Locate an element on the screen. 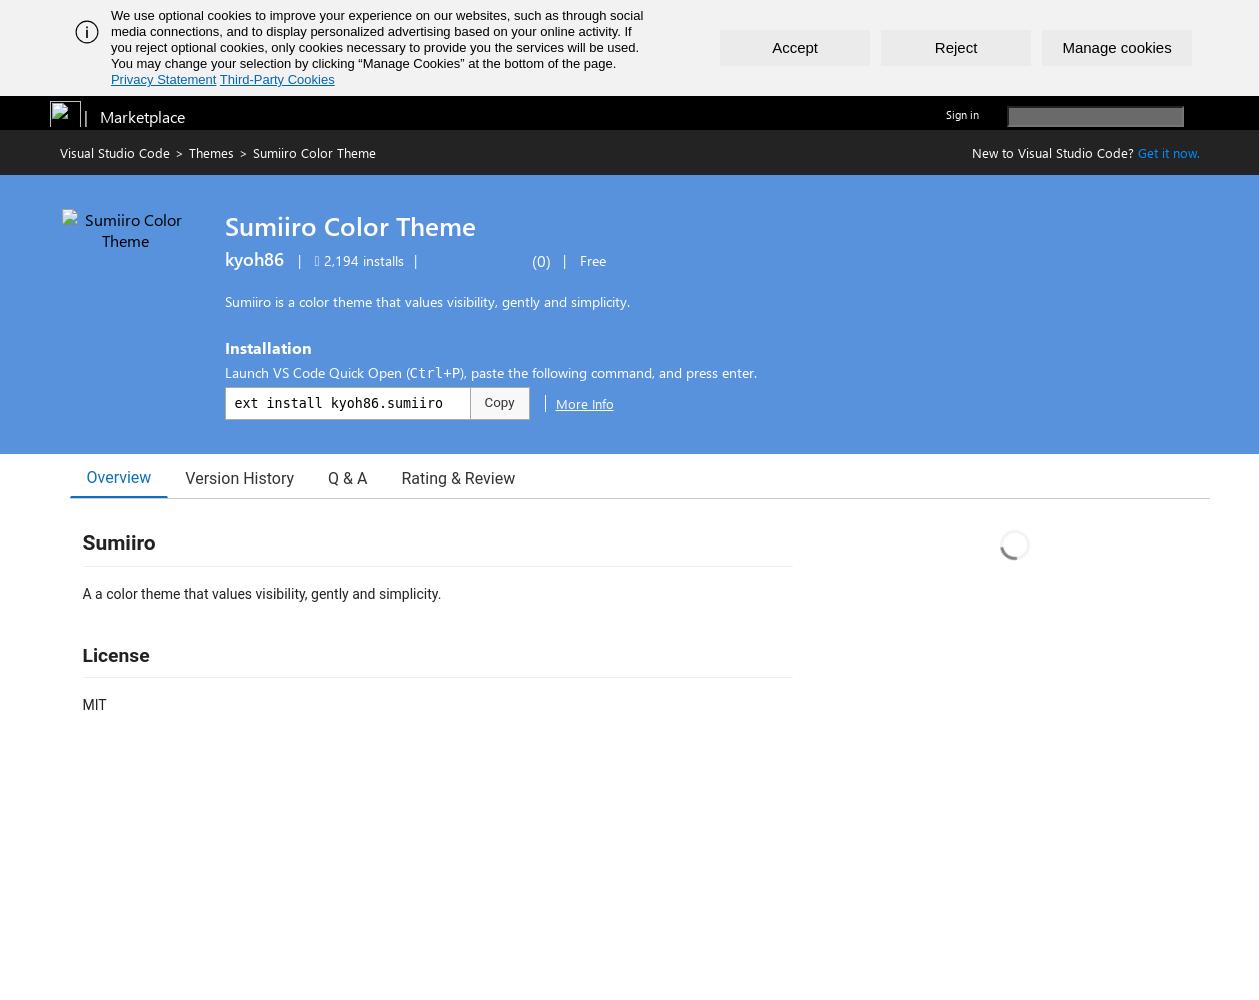  '|   Marketplace' is located at coordinates (82, 115).